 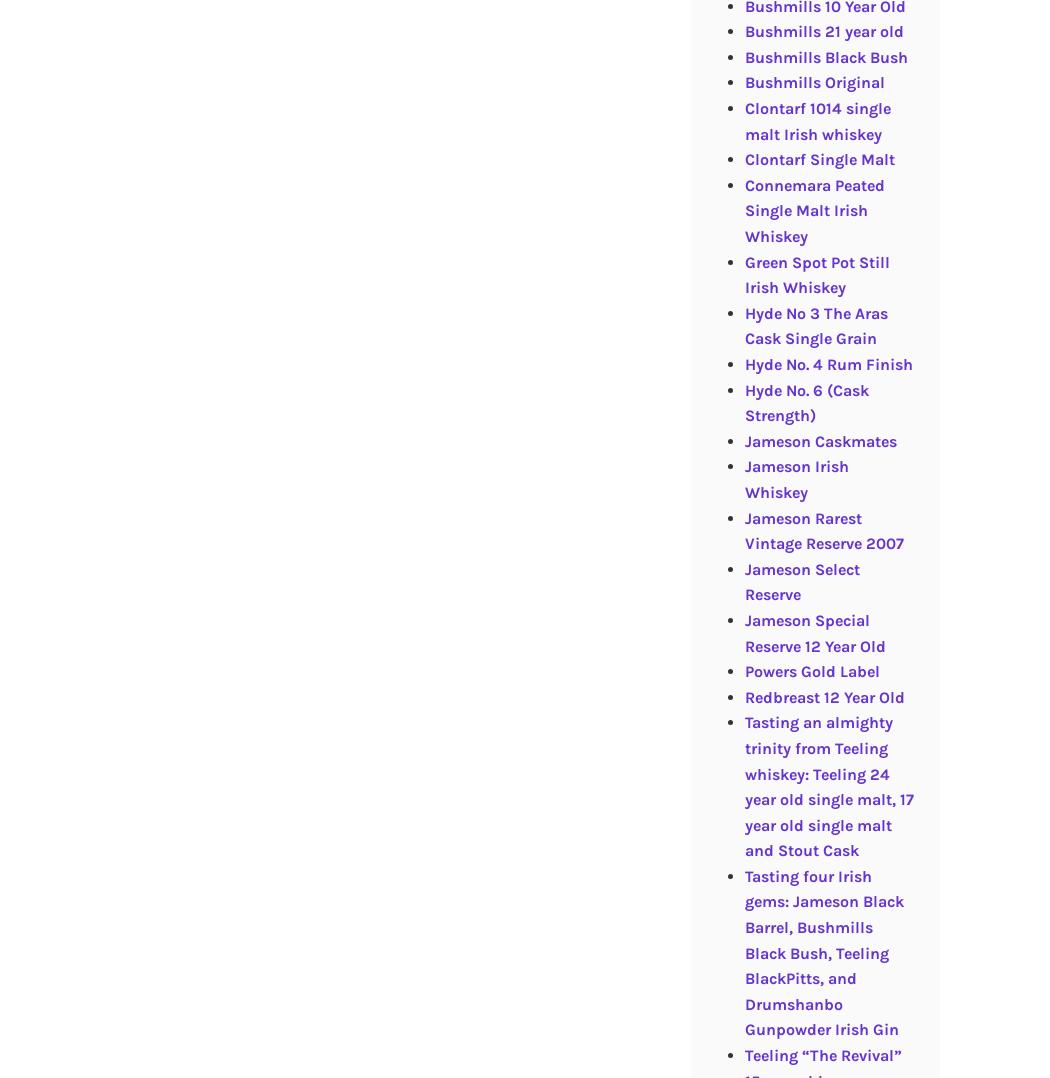 What do you see at coordinates (828, 364) in the screenshot?
I see `'Hyde No. 4 Rum Finish'` at bounding box center [828, 364].